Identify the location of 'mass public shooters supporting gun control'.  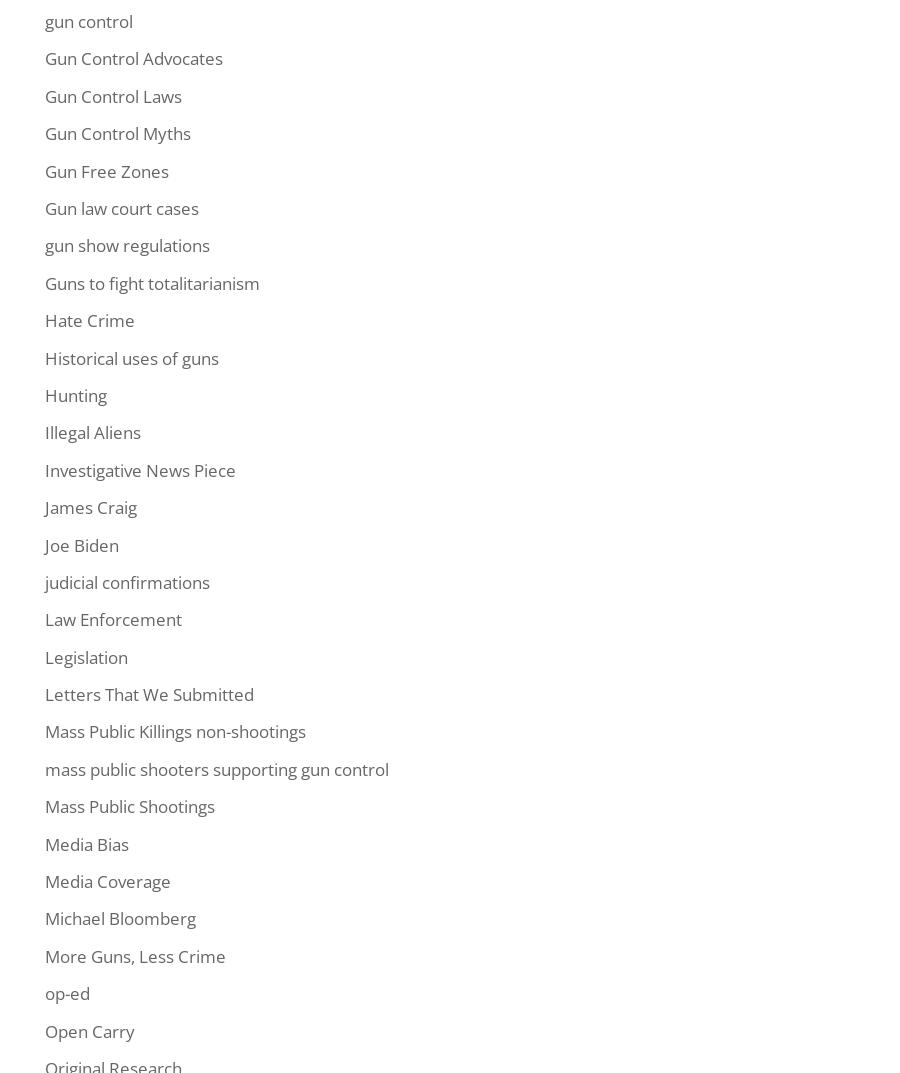
(216, 767).